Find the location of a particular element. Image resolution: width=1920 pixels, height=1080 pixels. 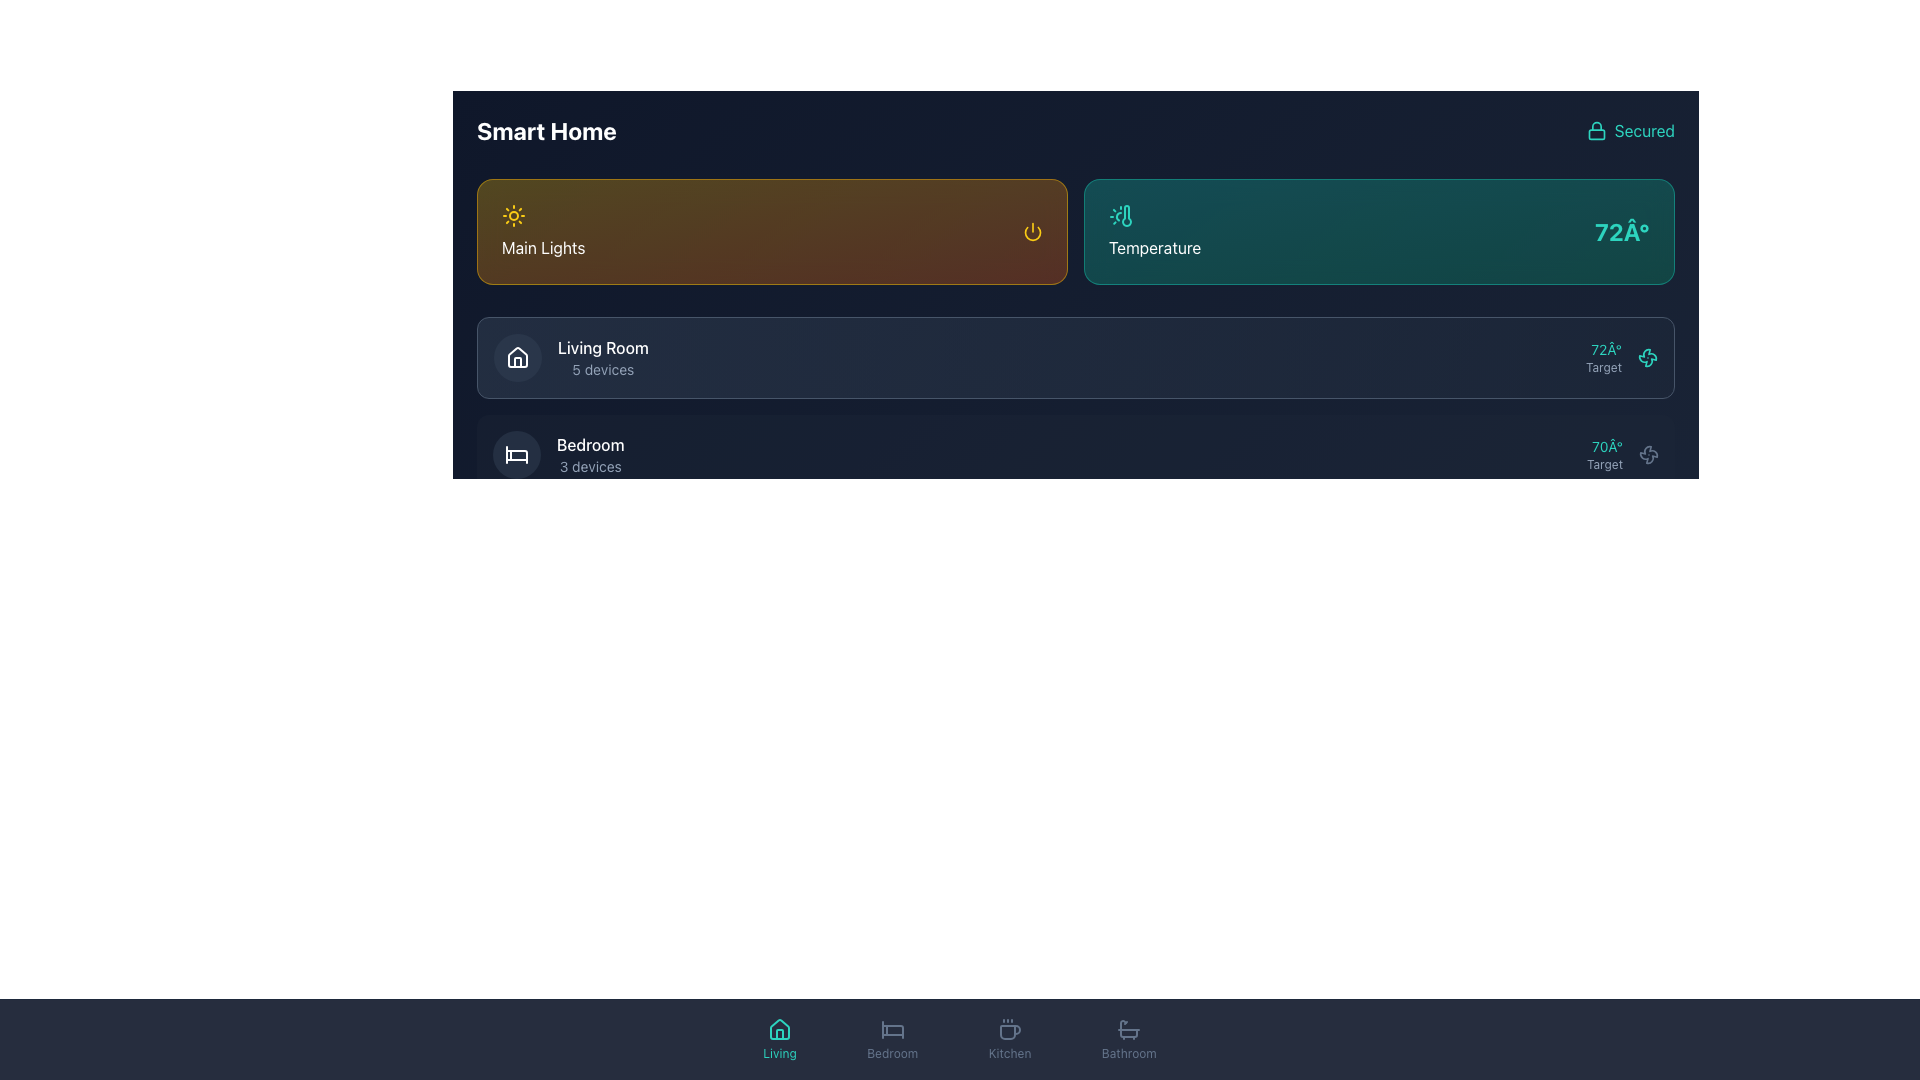

the 'Bedroom' text display element, which includes the heading 'Bedroom' and the subtitle '3 devices' is located at coordinates (589, 455).